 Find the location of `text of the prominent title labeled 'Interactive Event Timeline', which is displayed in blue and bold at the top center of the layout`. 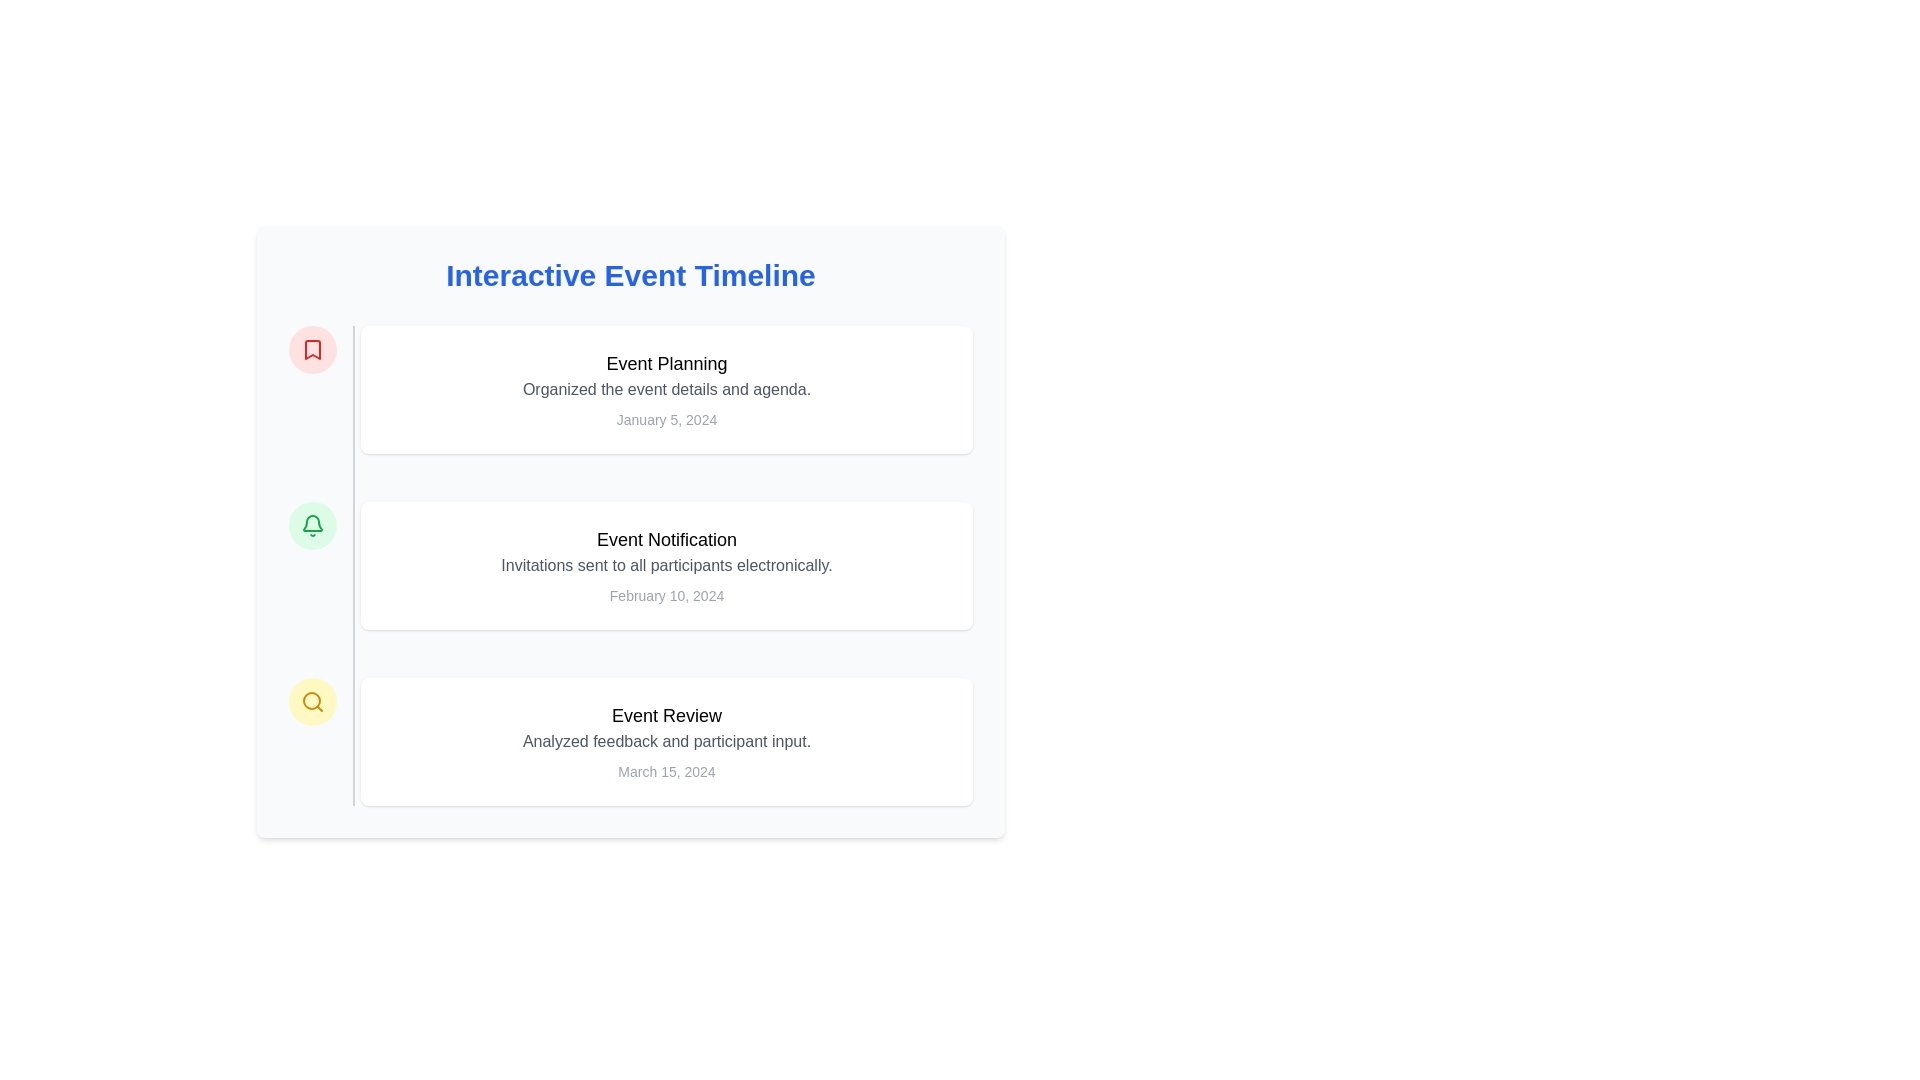

text of the prominent title labeled 'Interactive Event Timeline', which is displayed in blue and bold at the top center of the layout is located at coordinates (629, 276).